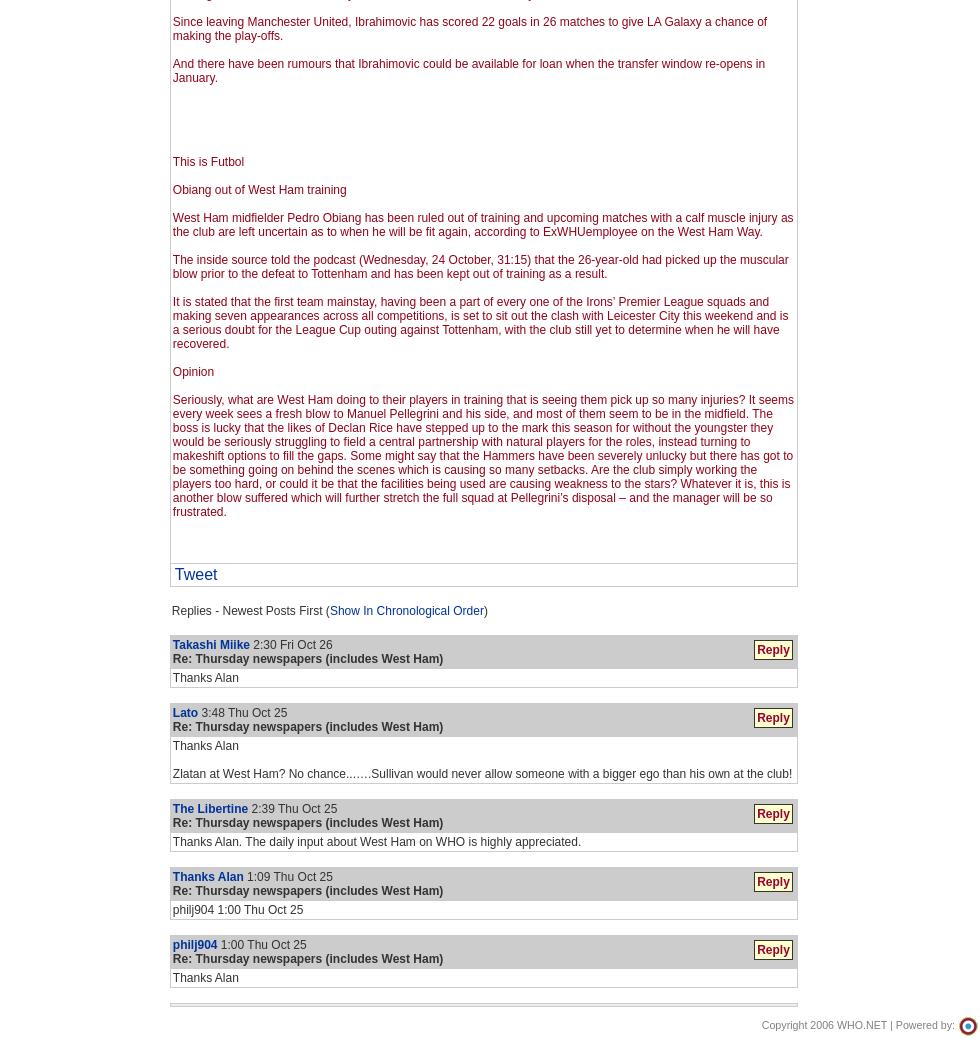  I want to click on 'West Ham midfielder Pedro Obiang has been ruled out of training and upcoming matches with a calf muscle injury as the club are left uncertain as to when he will be fit again, according to ExWHUemployee on the West Ham Way.', so click(171, 225).